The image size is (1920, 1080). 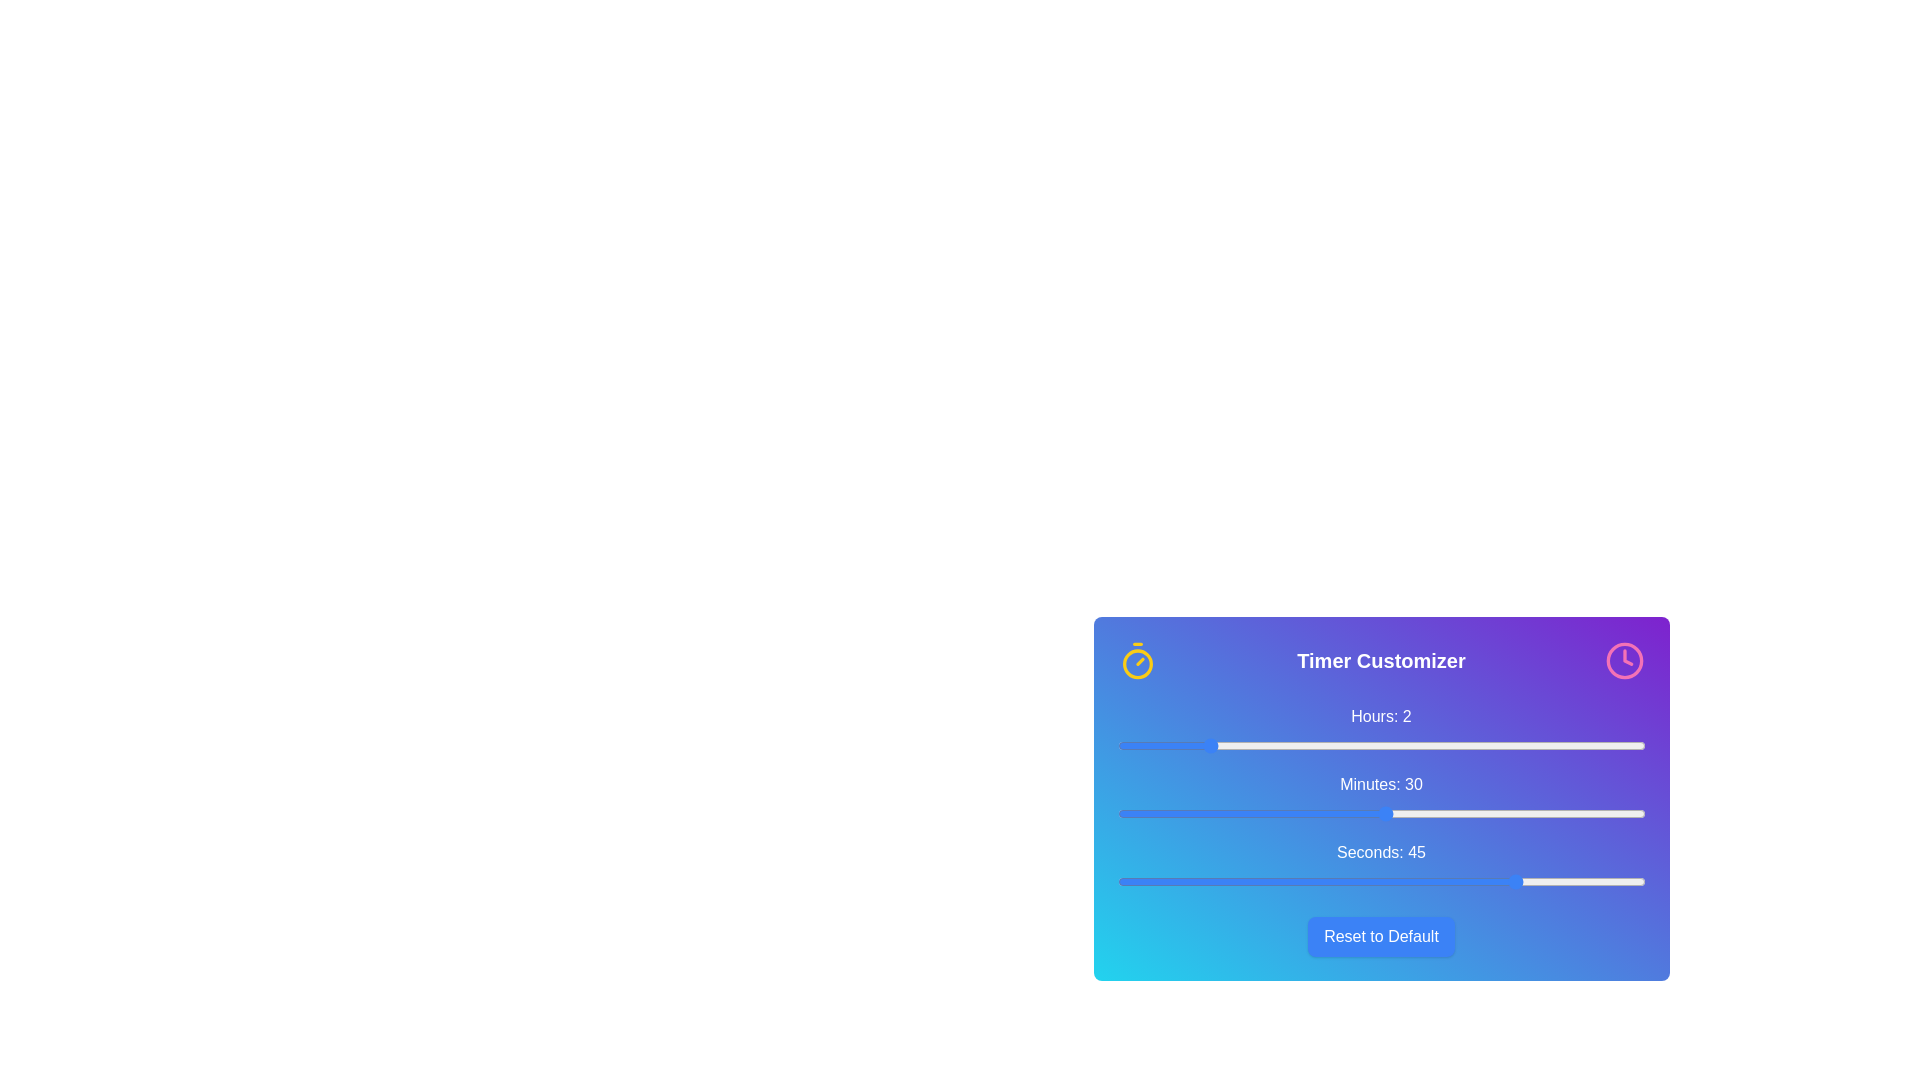 I want to click on the 'seconds' slider to set the value to 46, so click(x=1528, y=881).